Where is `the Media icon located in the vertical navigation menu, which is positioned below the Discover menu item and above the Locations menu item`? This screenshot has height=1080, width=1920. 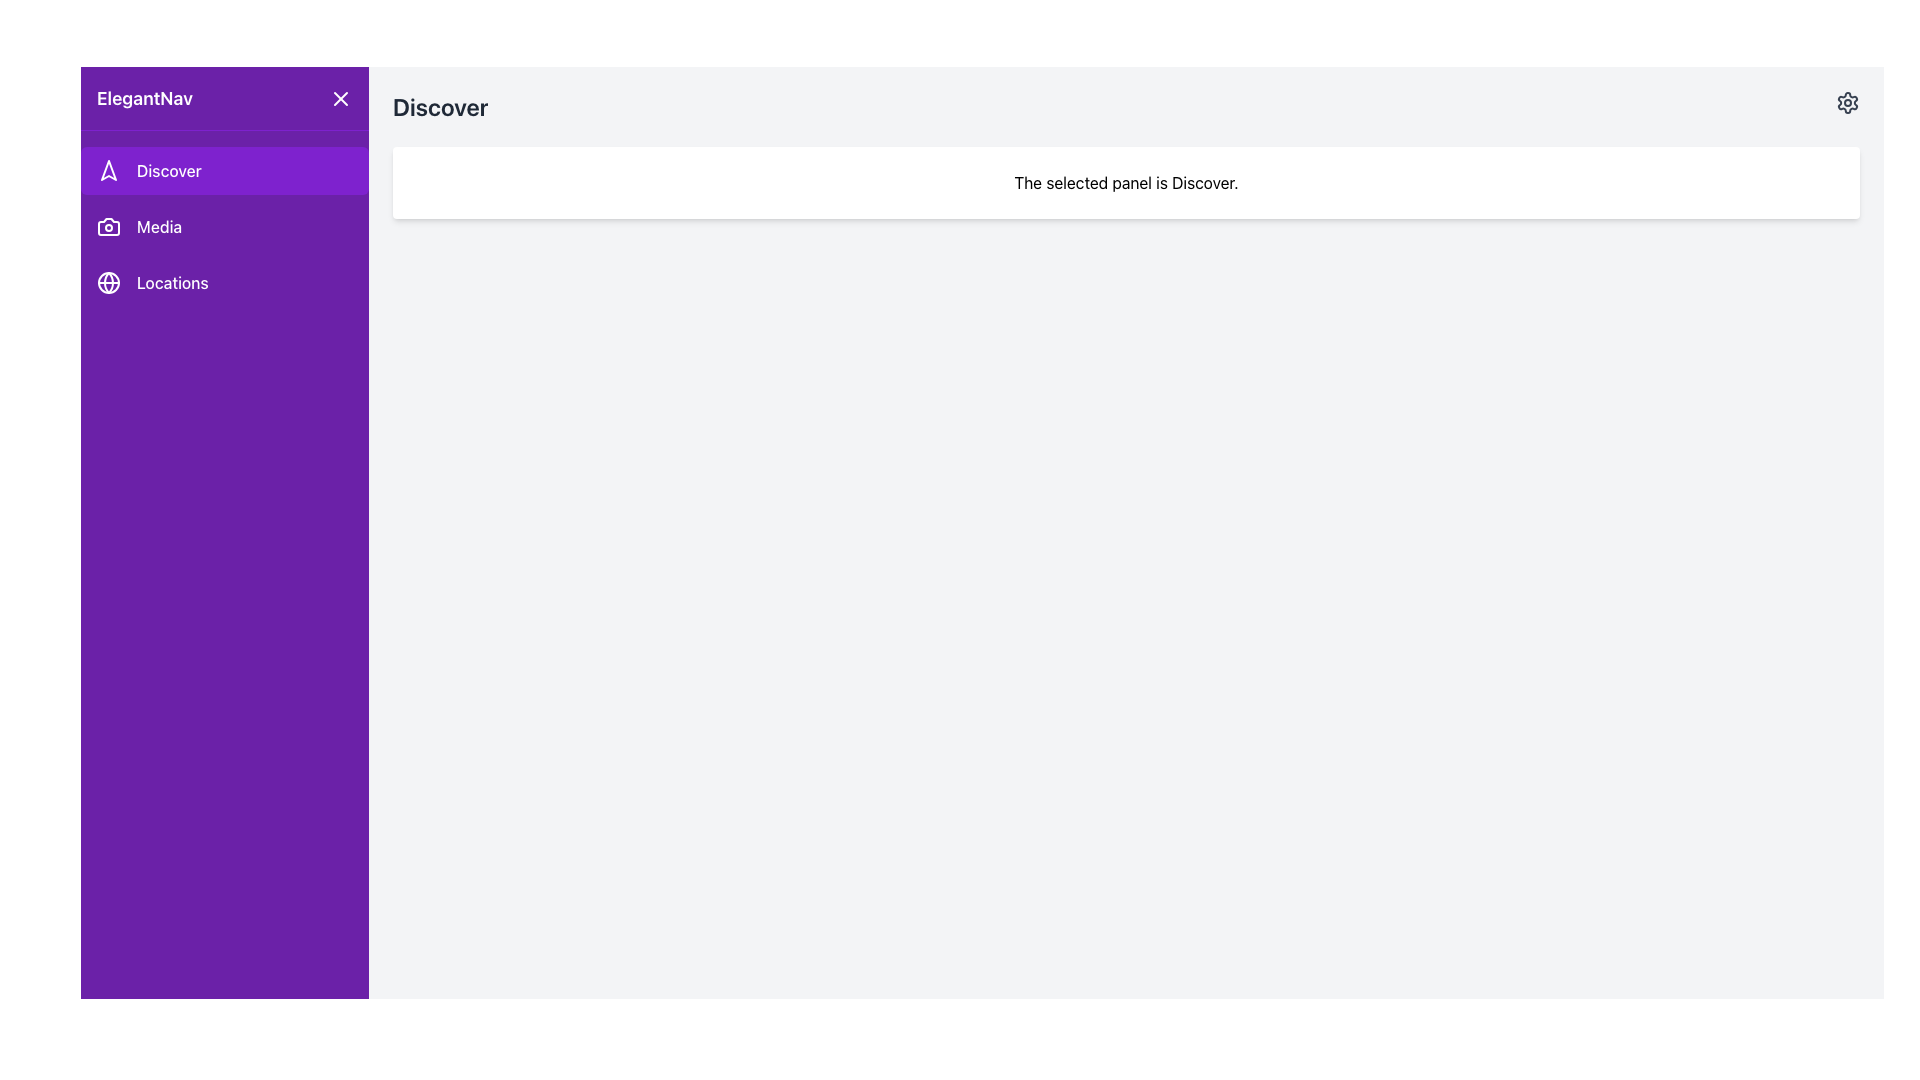
the Media icon located in the vertical navigation menu, which is positioned below the Discover menu item and above the Locations menu item is located at coordinates (108, 226).